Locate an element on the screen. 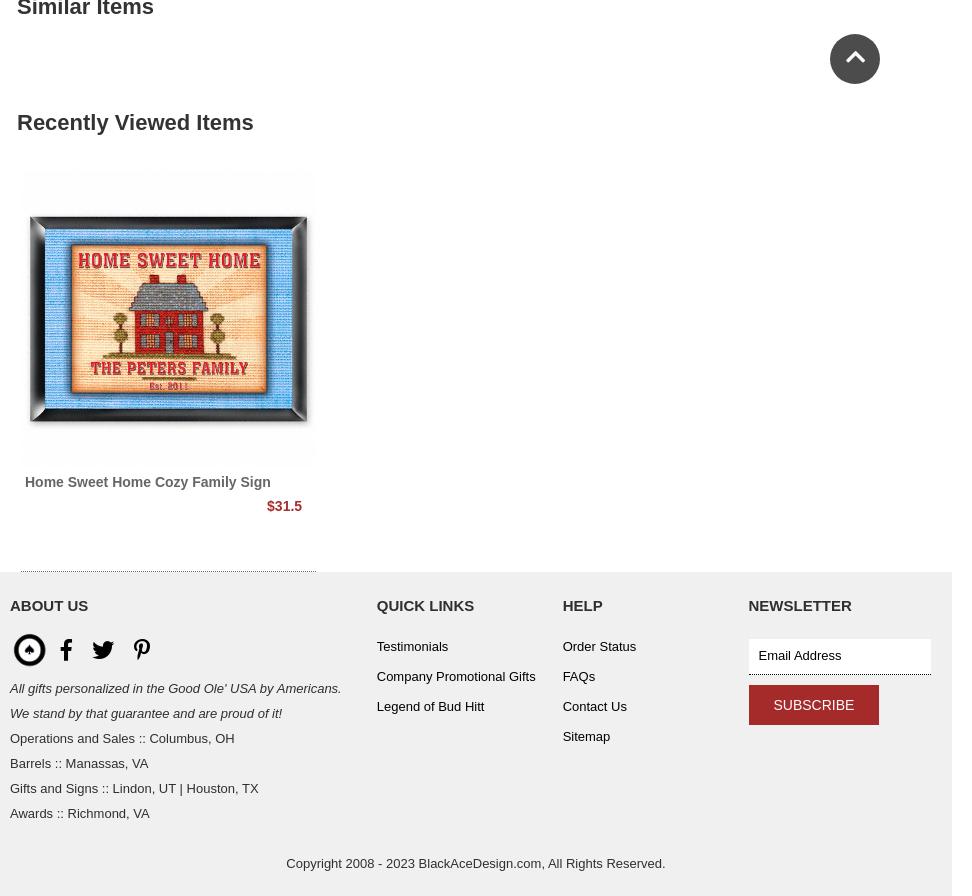 This screenshot has height=896, width=972. 'Help' is located at coordinates (581, 605).